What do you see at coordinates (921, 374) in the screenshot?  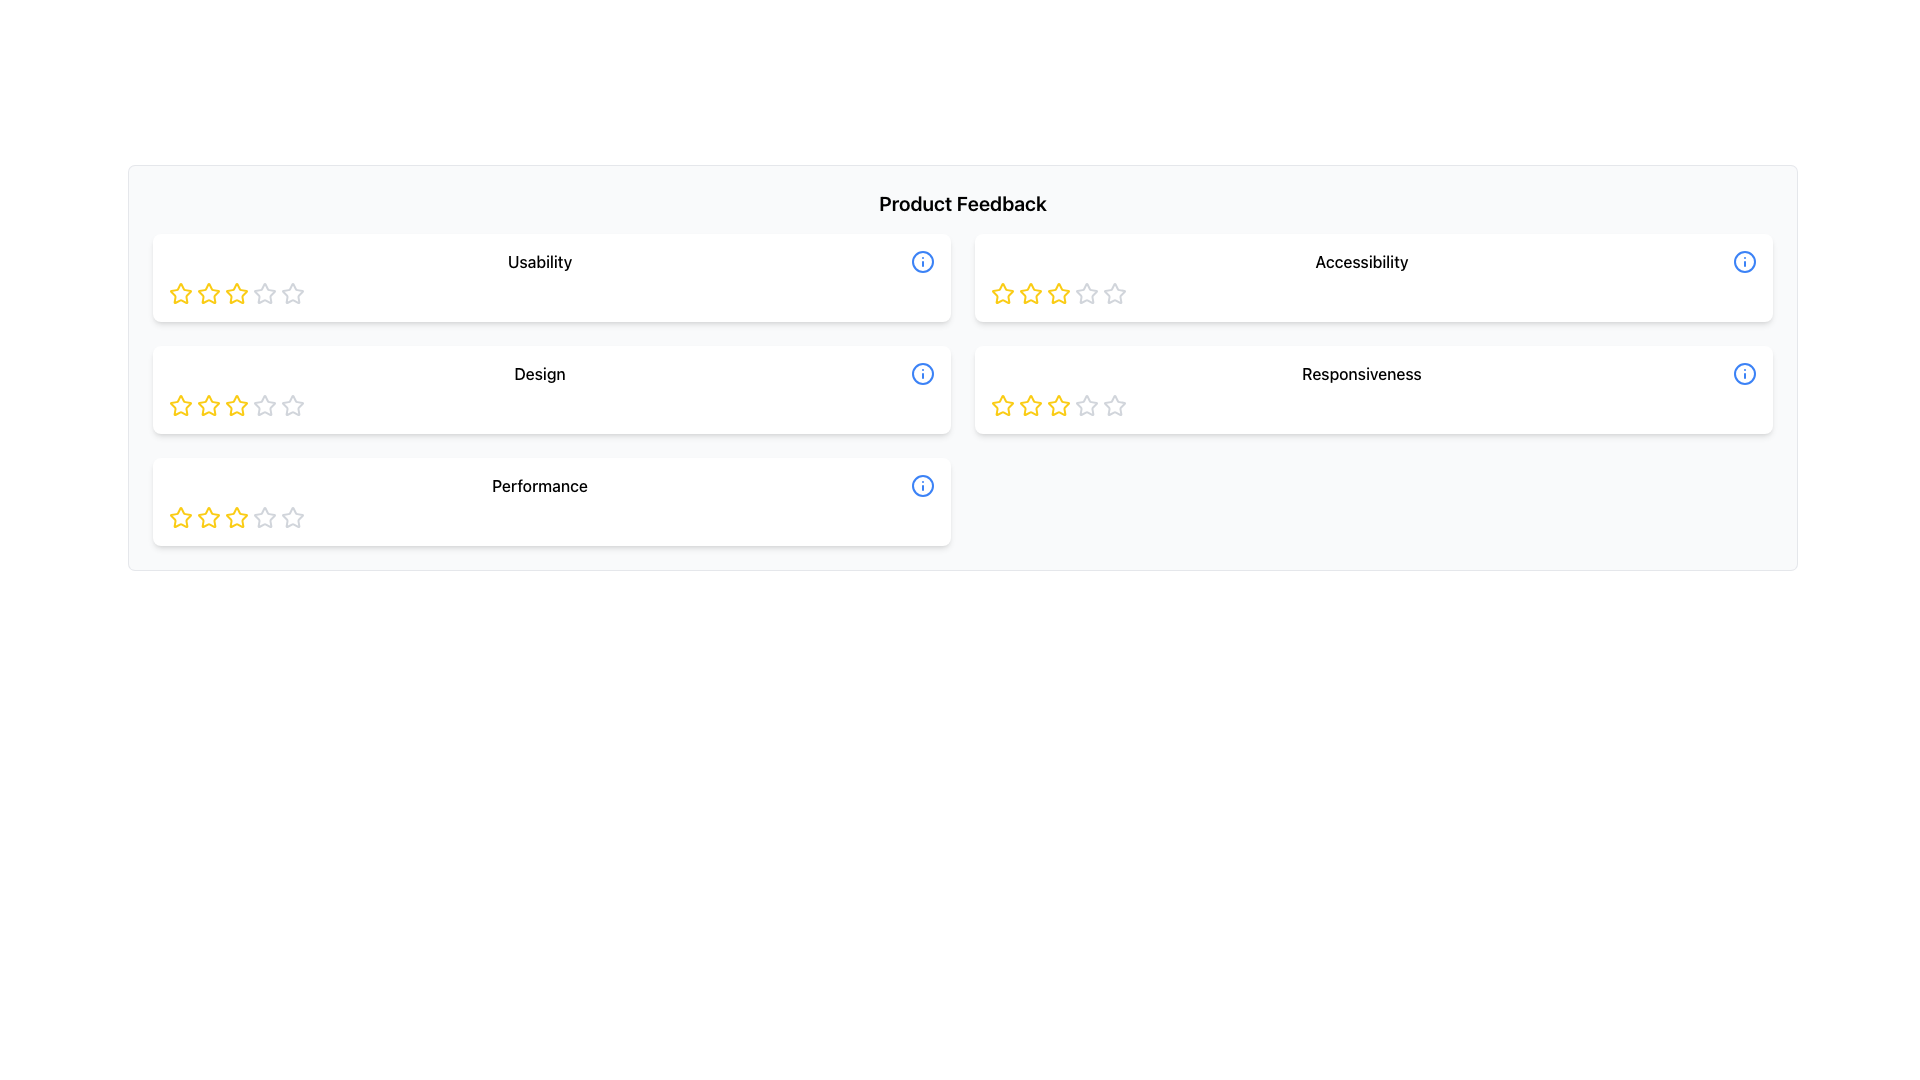 I see `the informational icon located to the far right of the 'Design' section, aligned horizontally with the text` at bounding box center [921, 374].